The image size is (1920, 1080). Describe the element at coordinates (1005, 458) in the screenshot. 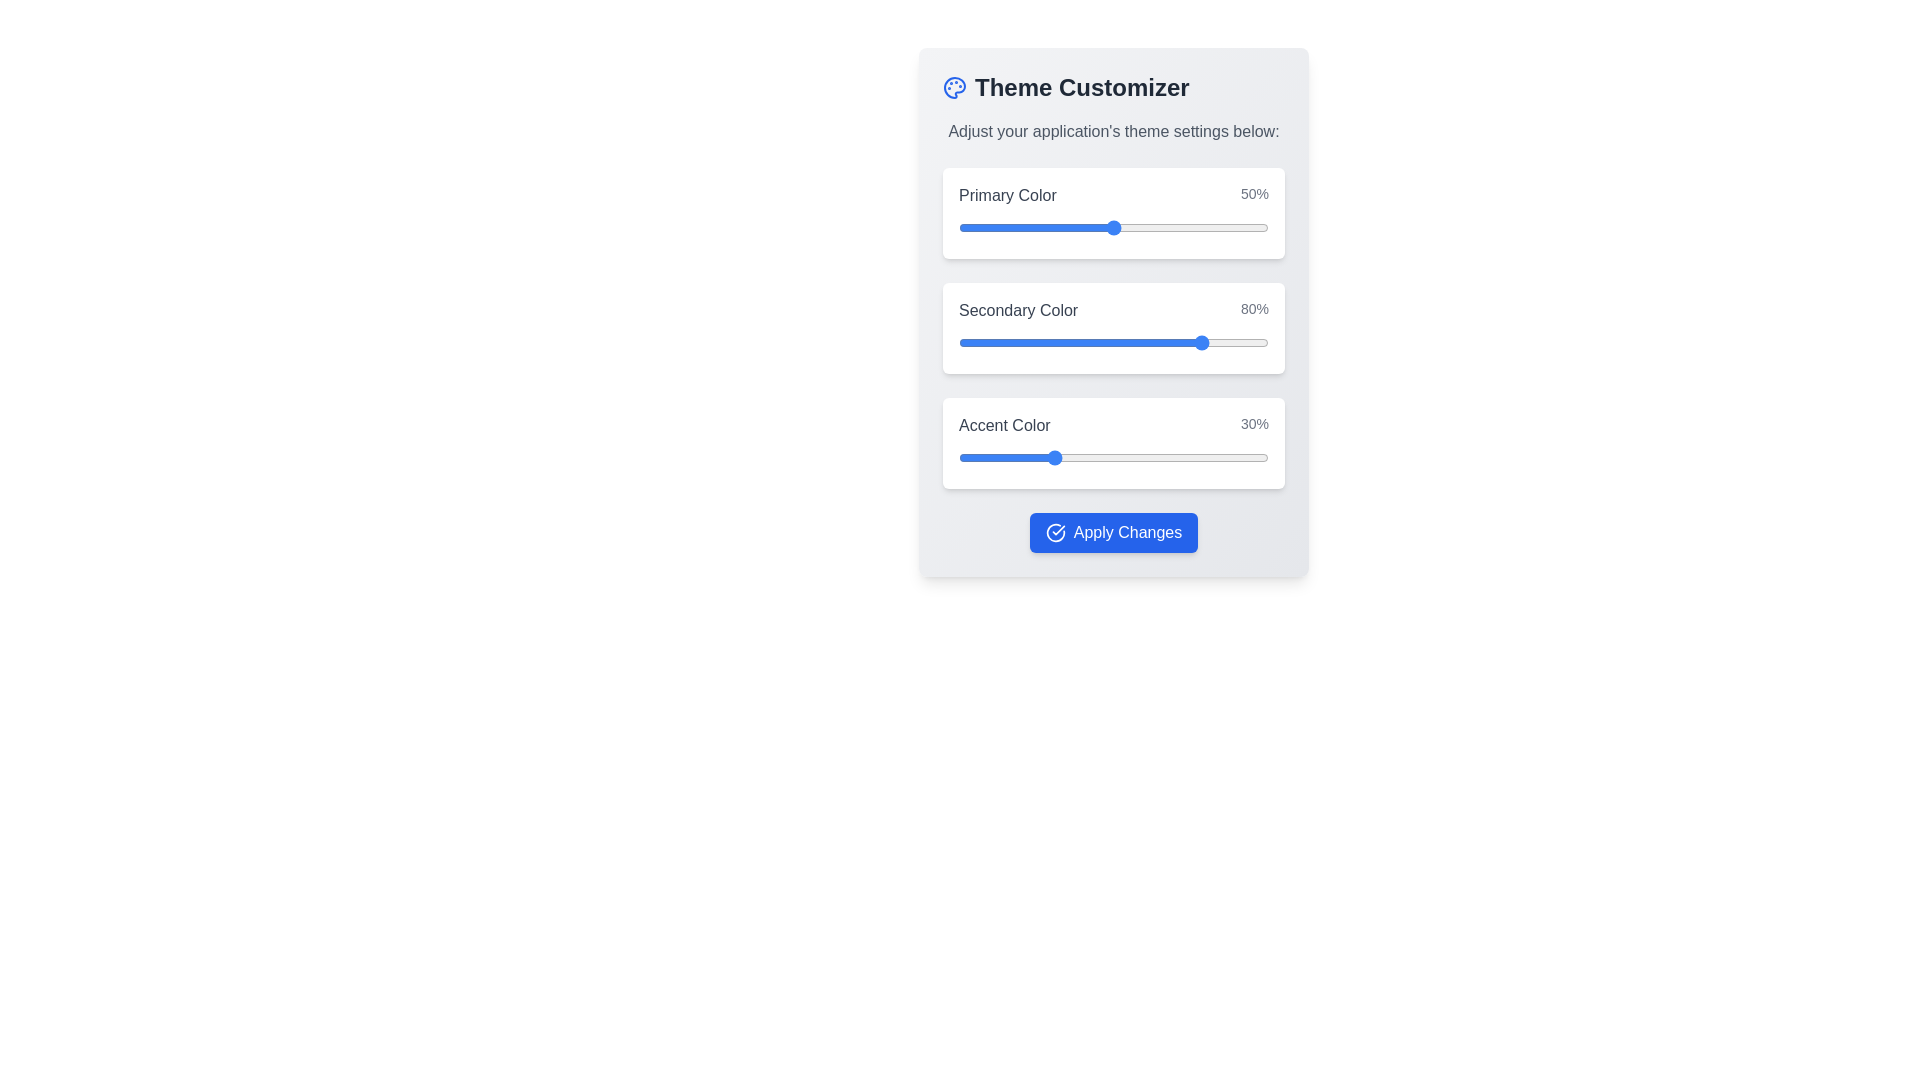

I see `the accent color percentage` at that location.